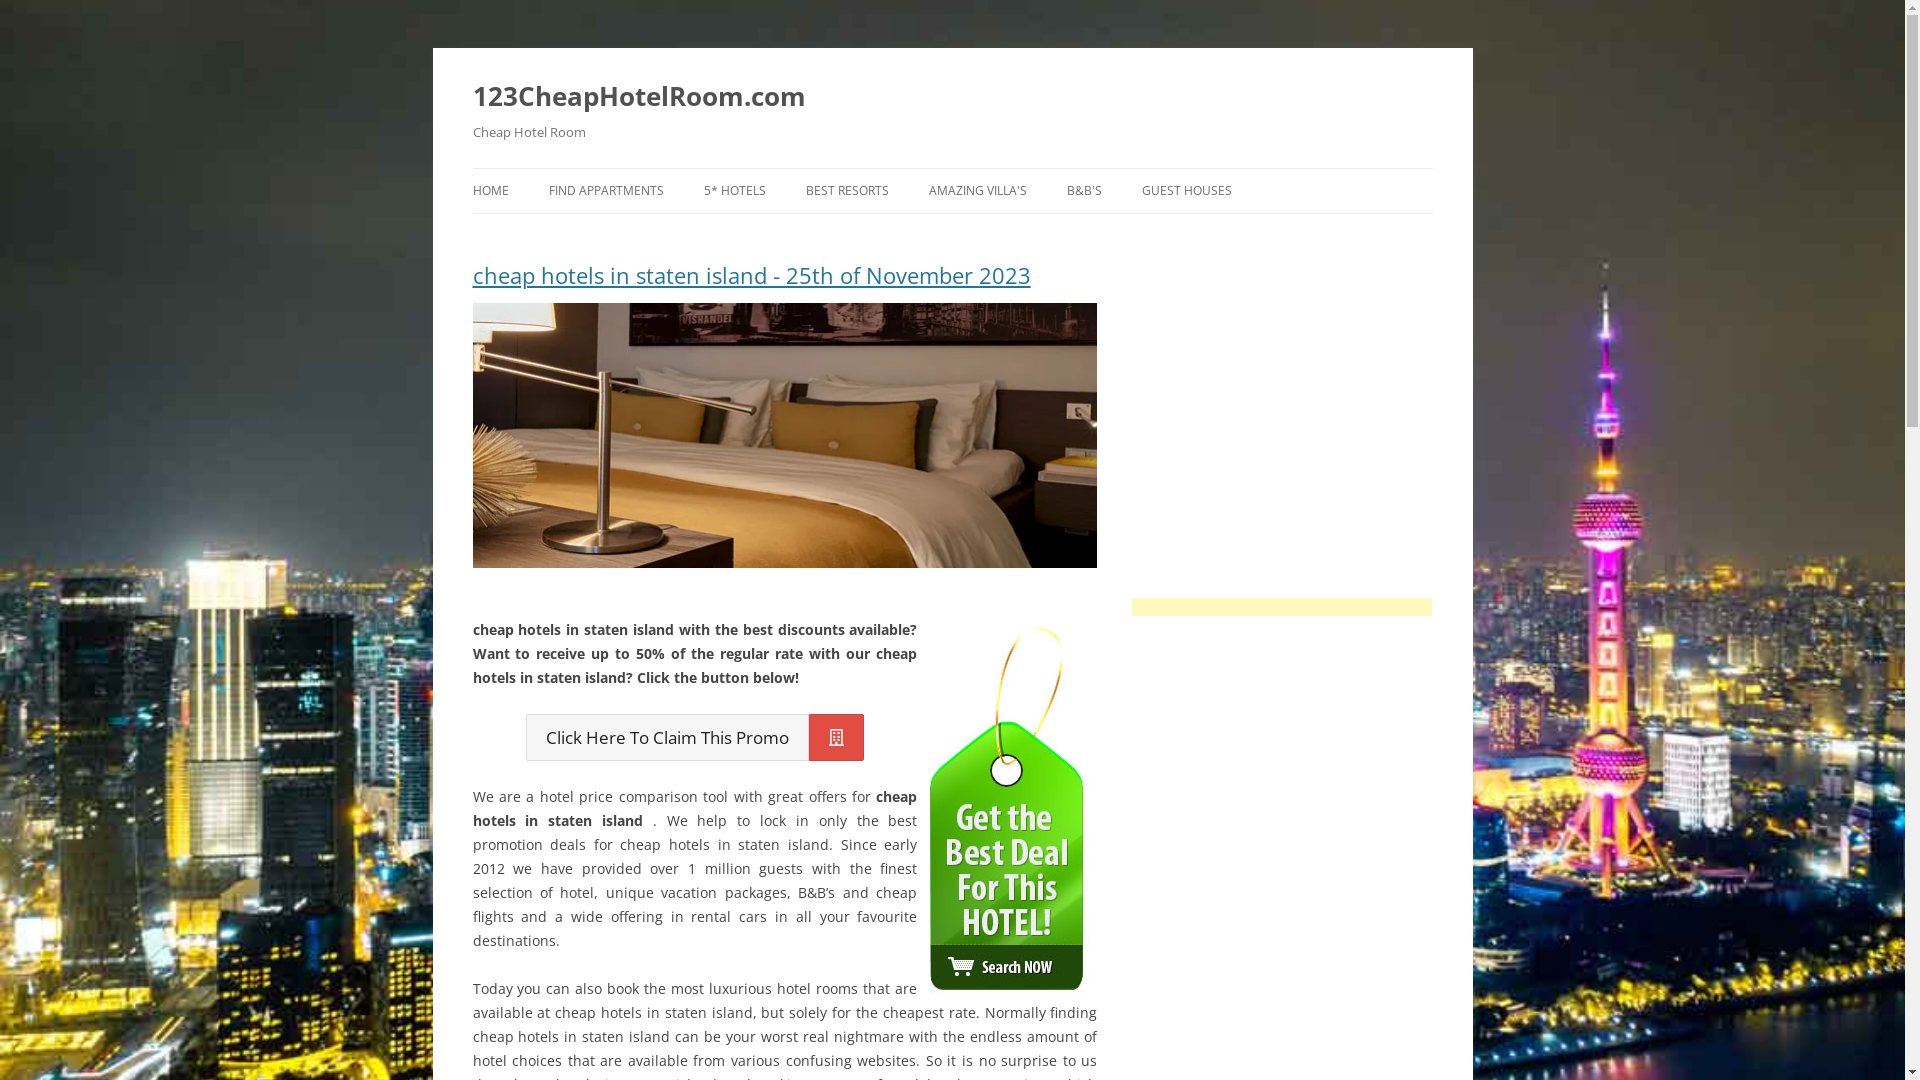  Describe the element at coordinates (637, 96) in the screenshot. I see `'123CheapHotelRoom.com'` at that location.